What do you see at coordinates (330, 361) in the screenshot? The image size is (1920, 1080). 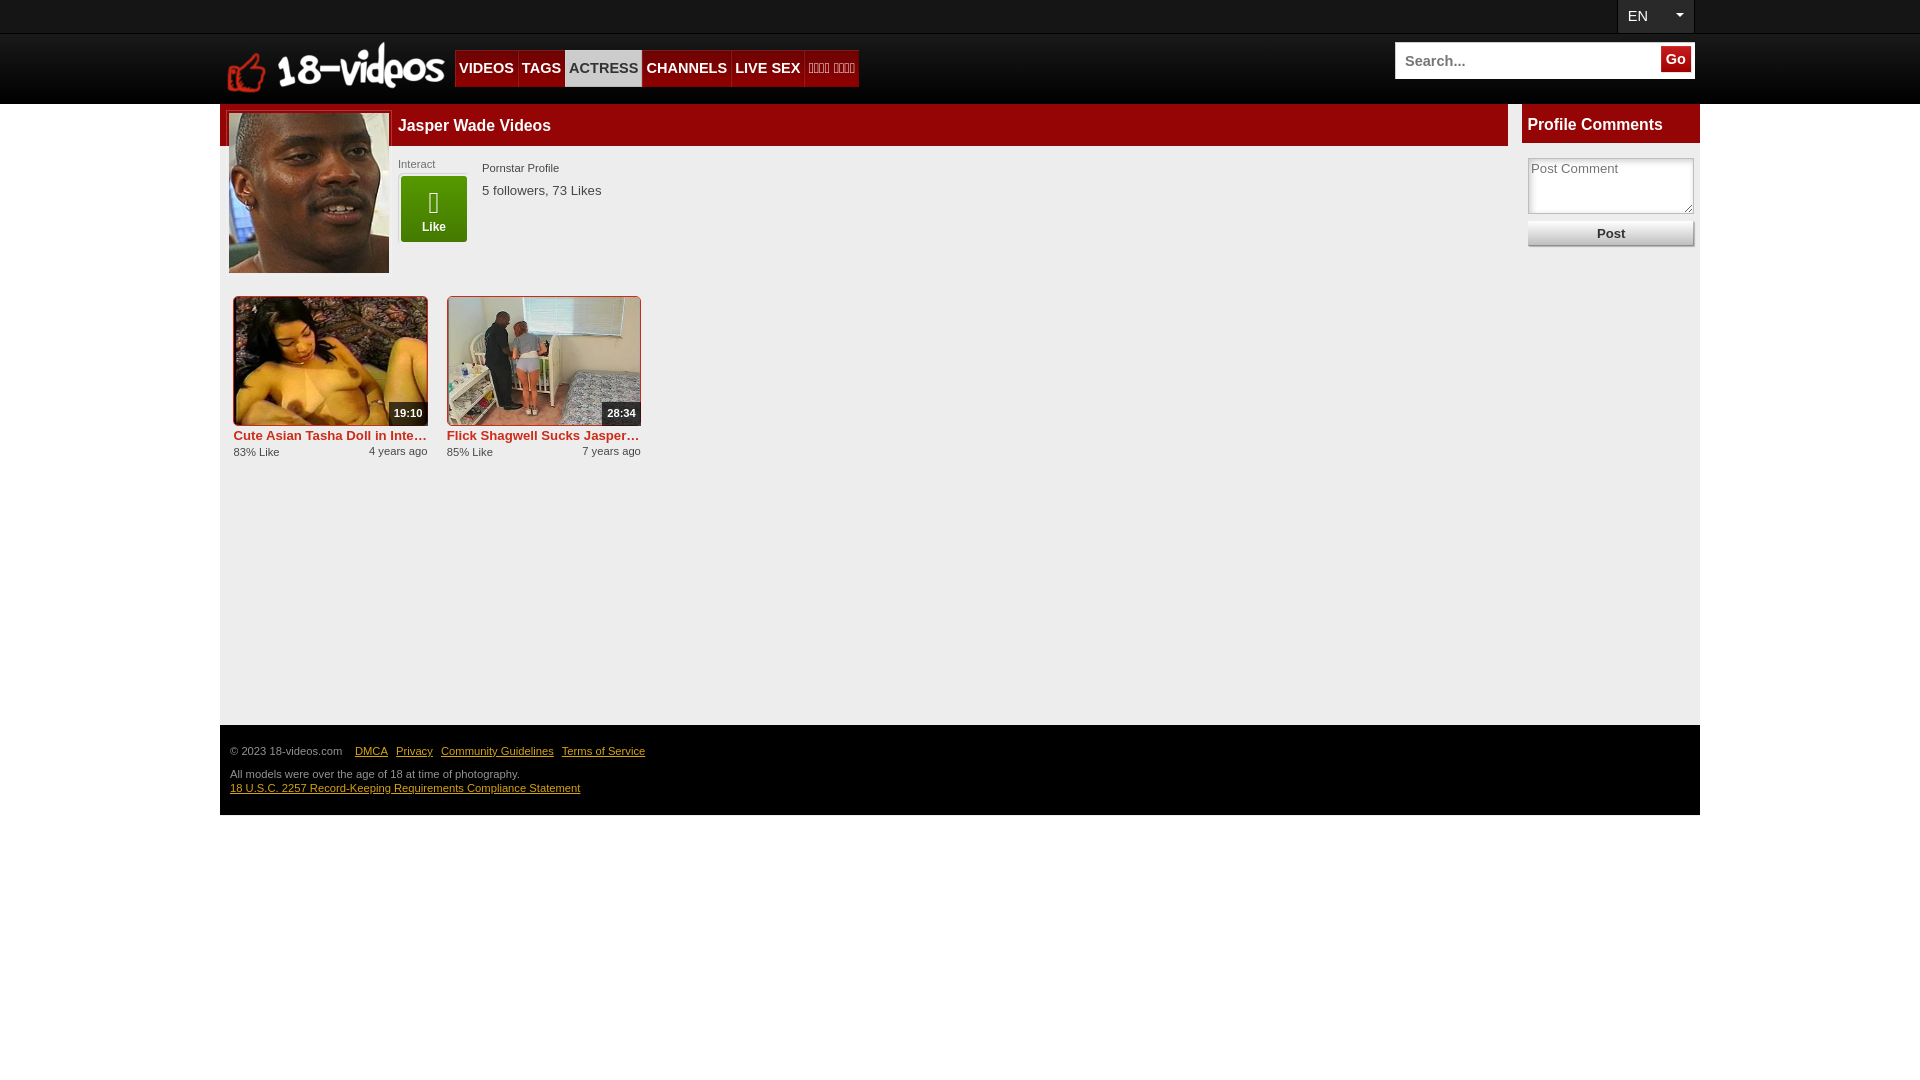 I see `'19:10'` at bounding box center [330, 361].